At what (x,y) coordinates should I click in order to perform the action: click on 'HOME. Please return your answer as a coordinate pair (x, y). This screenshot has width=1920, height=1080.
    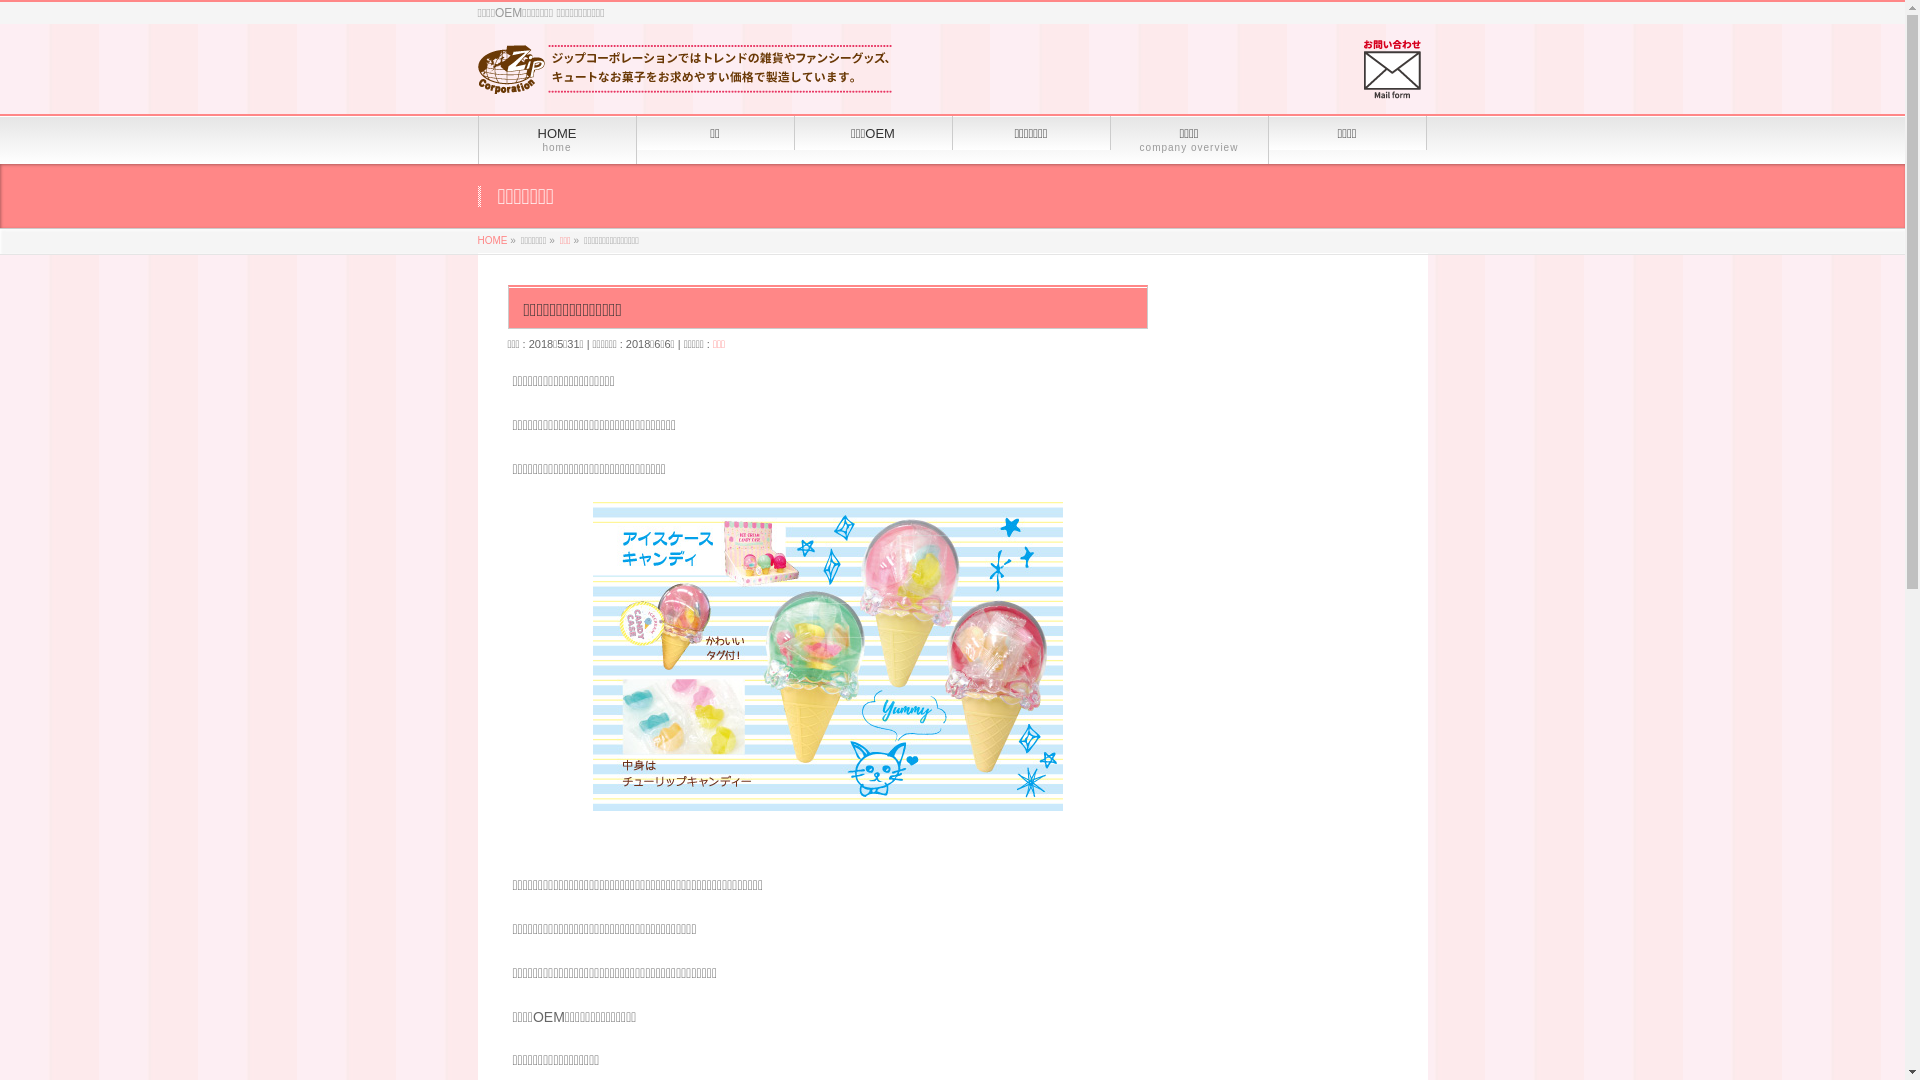
    Looking at the image, I should click on (556, 138).